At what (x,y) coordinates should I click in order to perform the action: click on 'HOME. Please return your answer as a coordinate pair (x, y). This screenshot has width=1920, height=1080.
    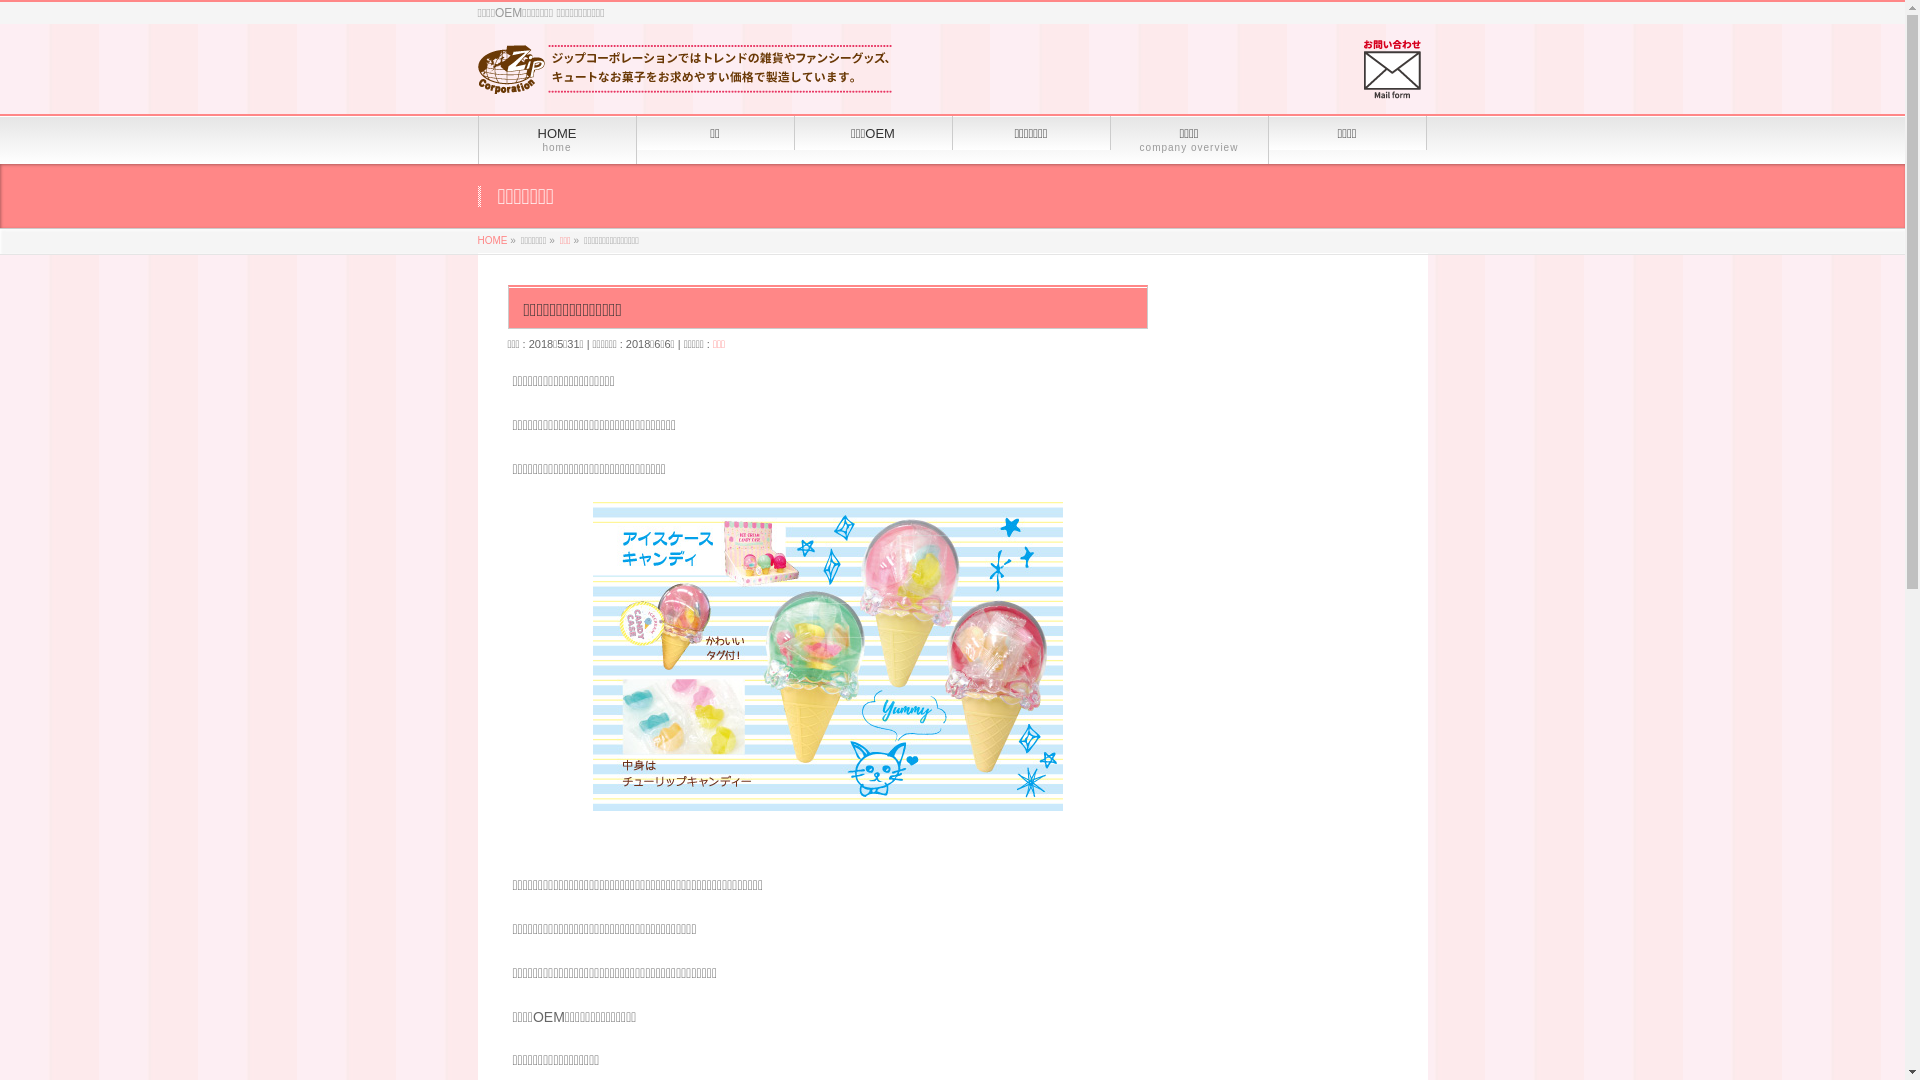
    Looking at the image, I should click on (556, 138).